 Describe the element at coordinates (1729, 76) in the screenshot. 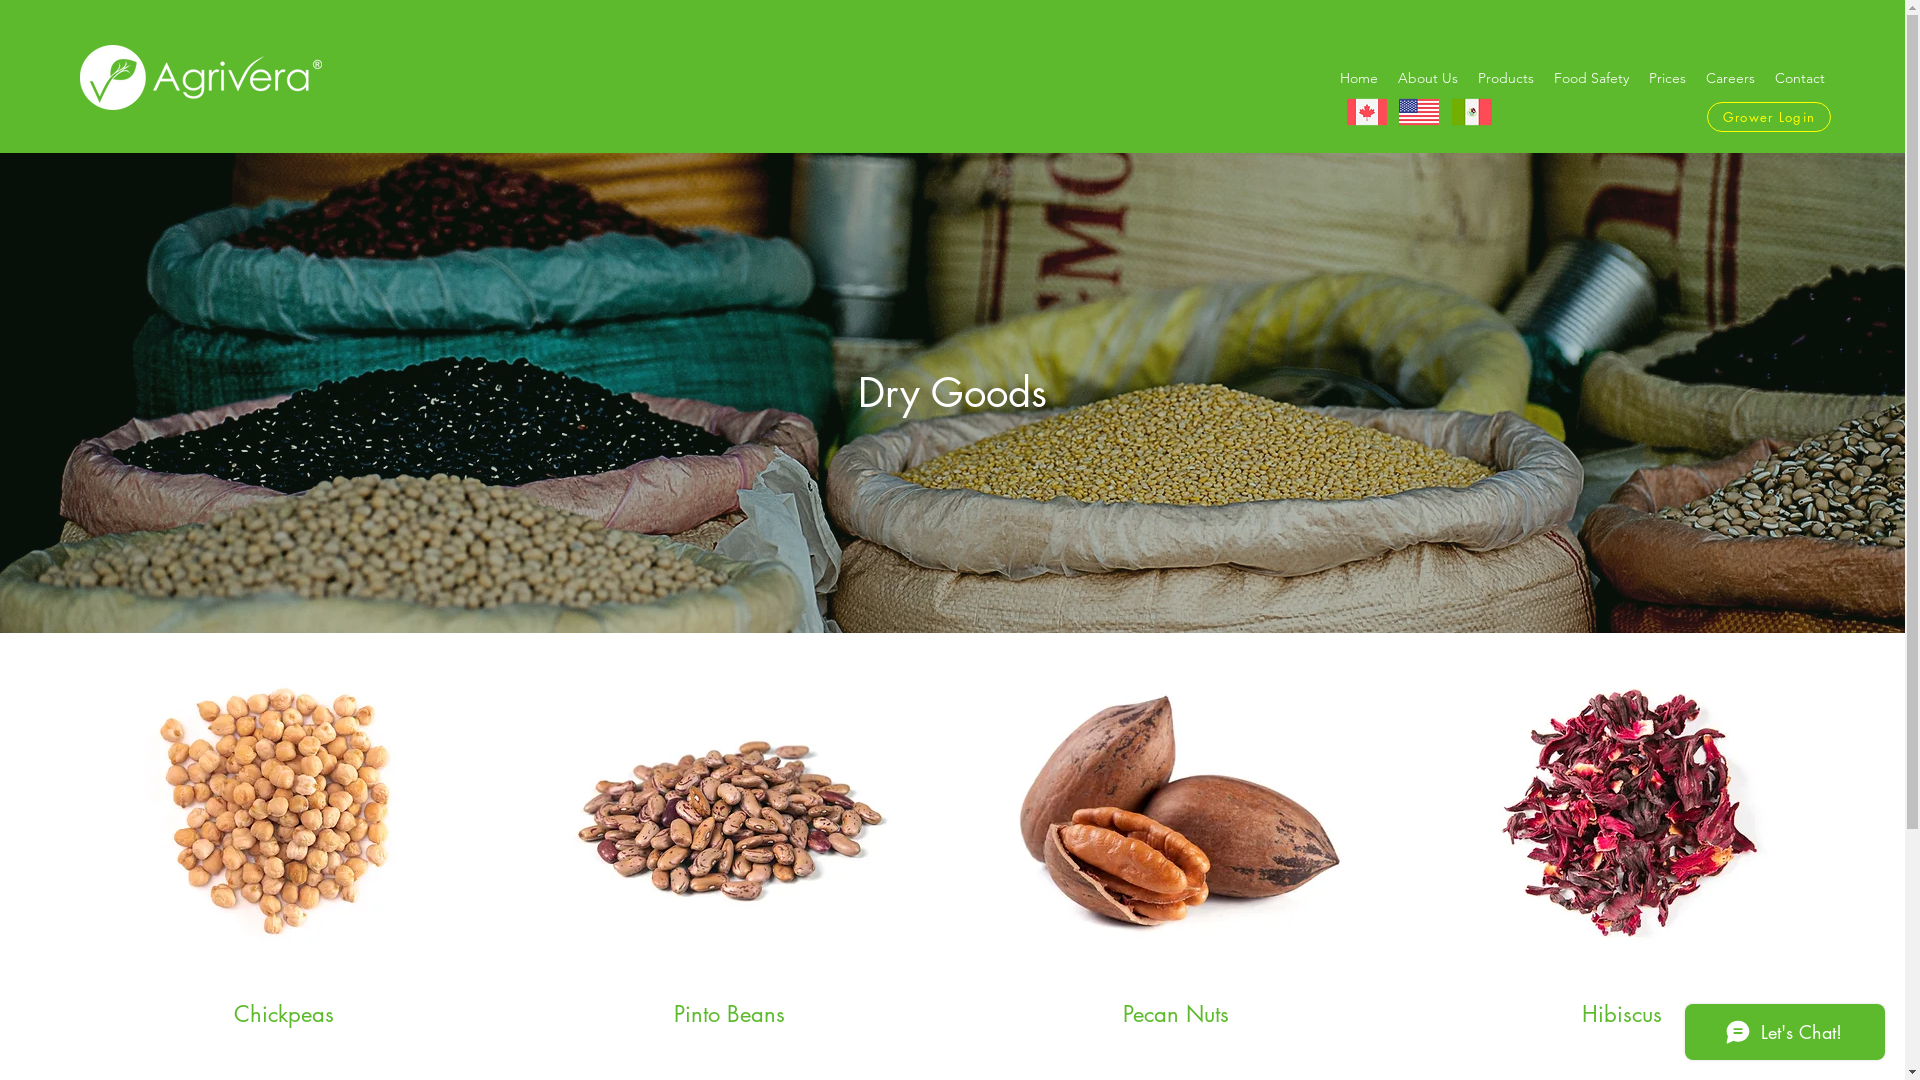

I see `'Careers'` at that location.